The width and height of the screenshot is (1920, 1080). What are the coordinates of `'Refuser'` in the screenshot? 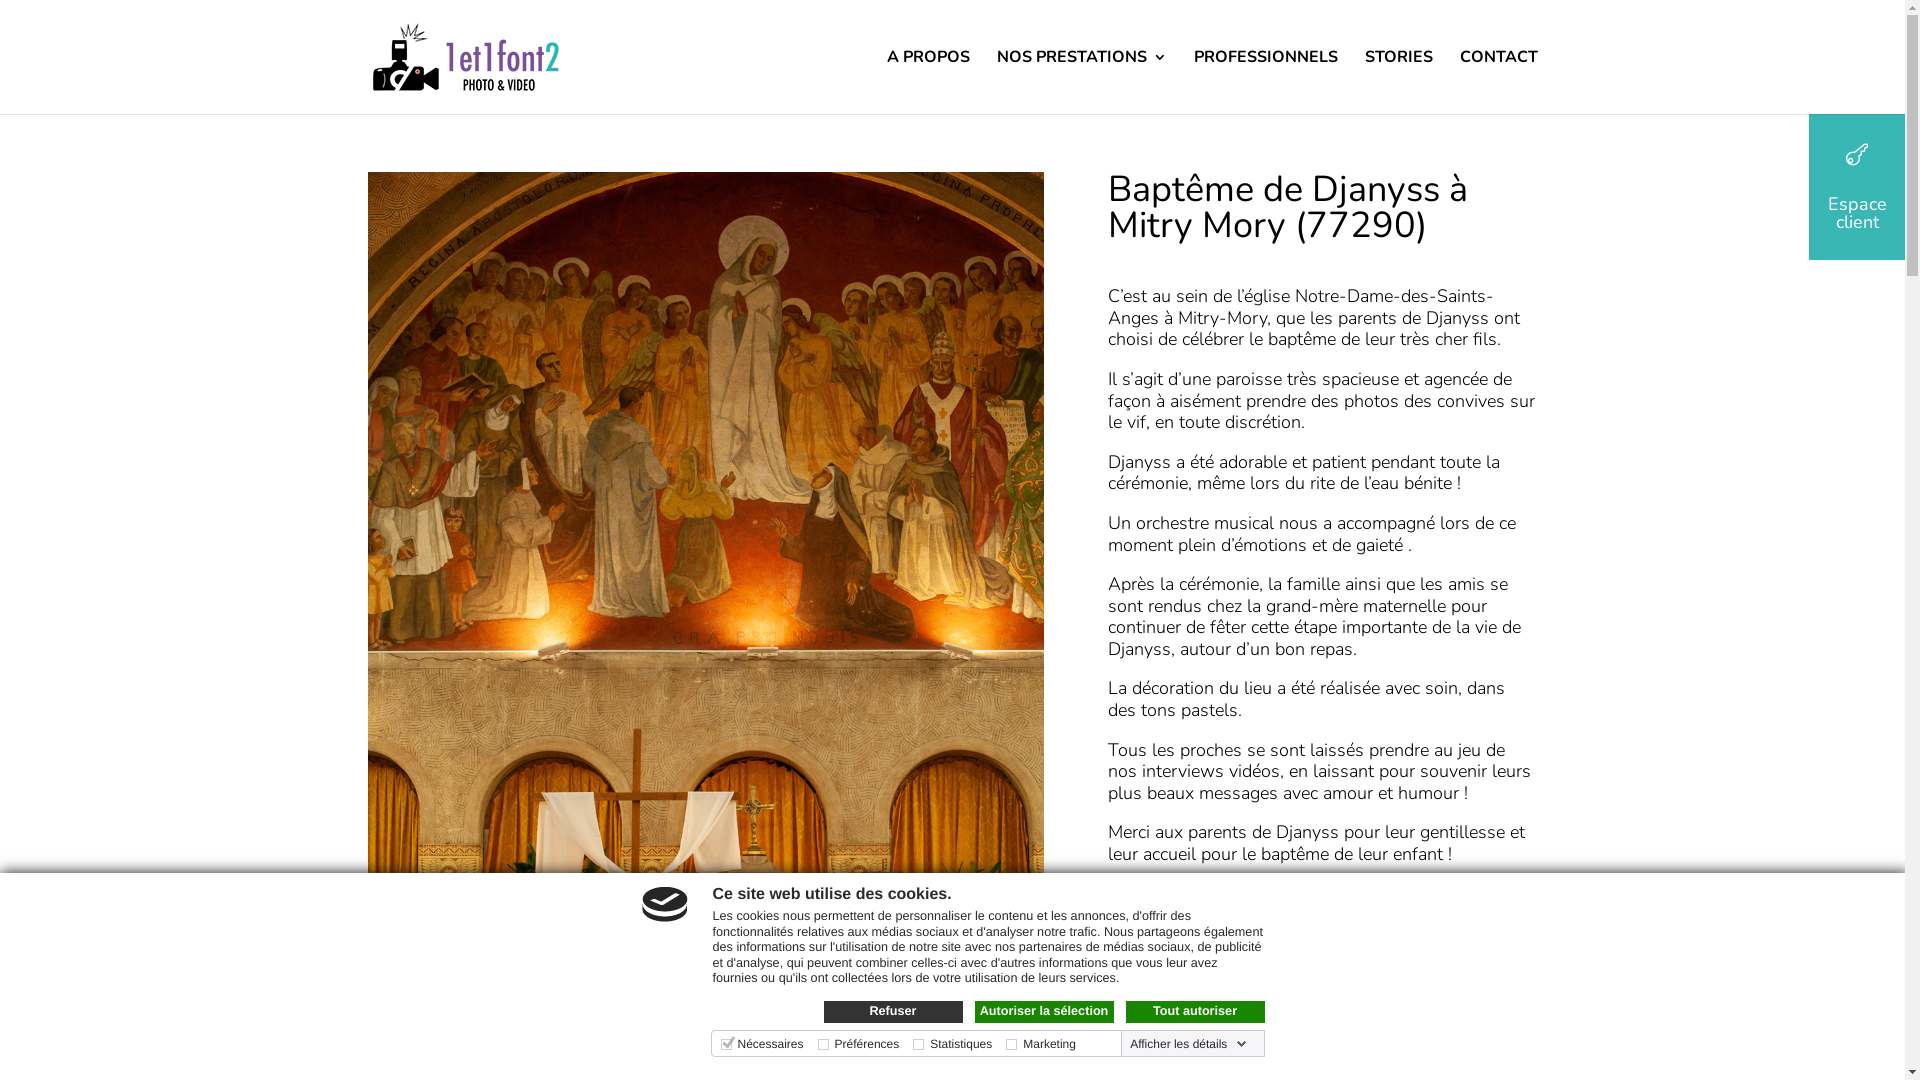 It's located at (892, 1011).